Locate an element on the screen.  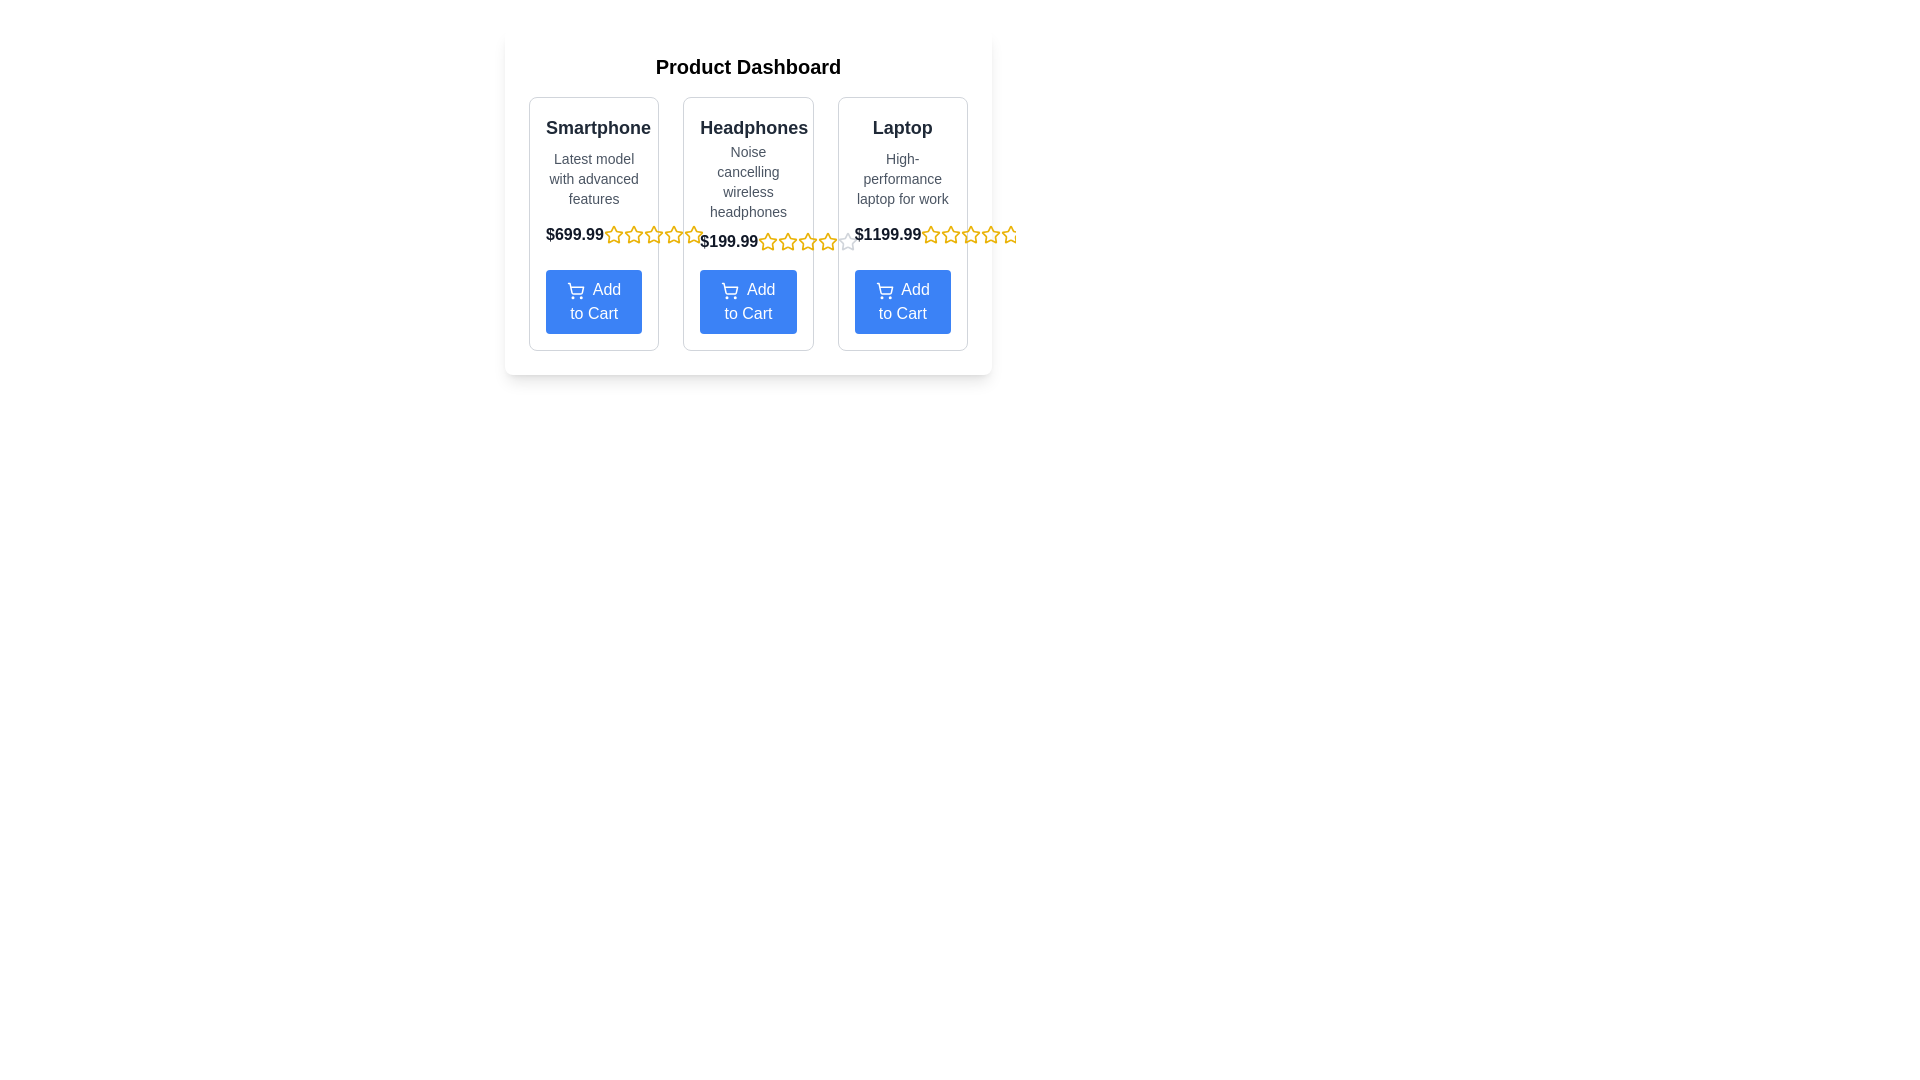
the second star in the rating control under the 'Headphones' section is located at coordinates (693, 233).